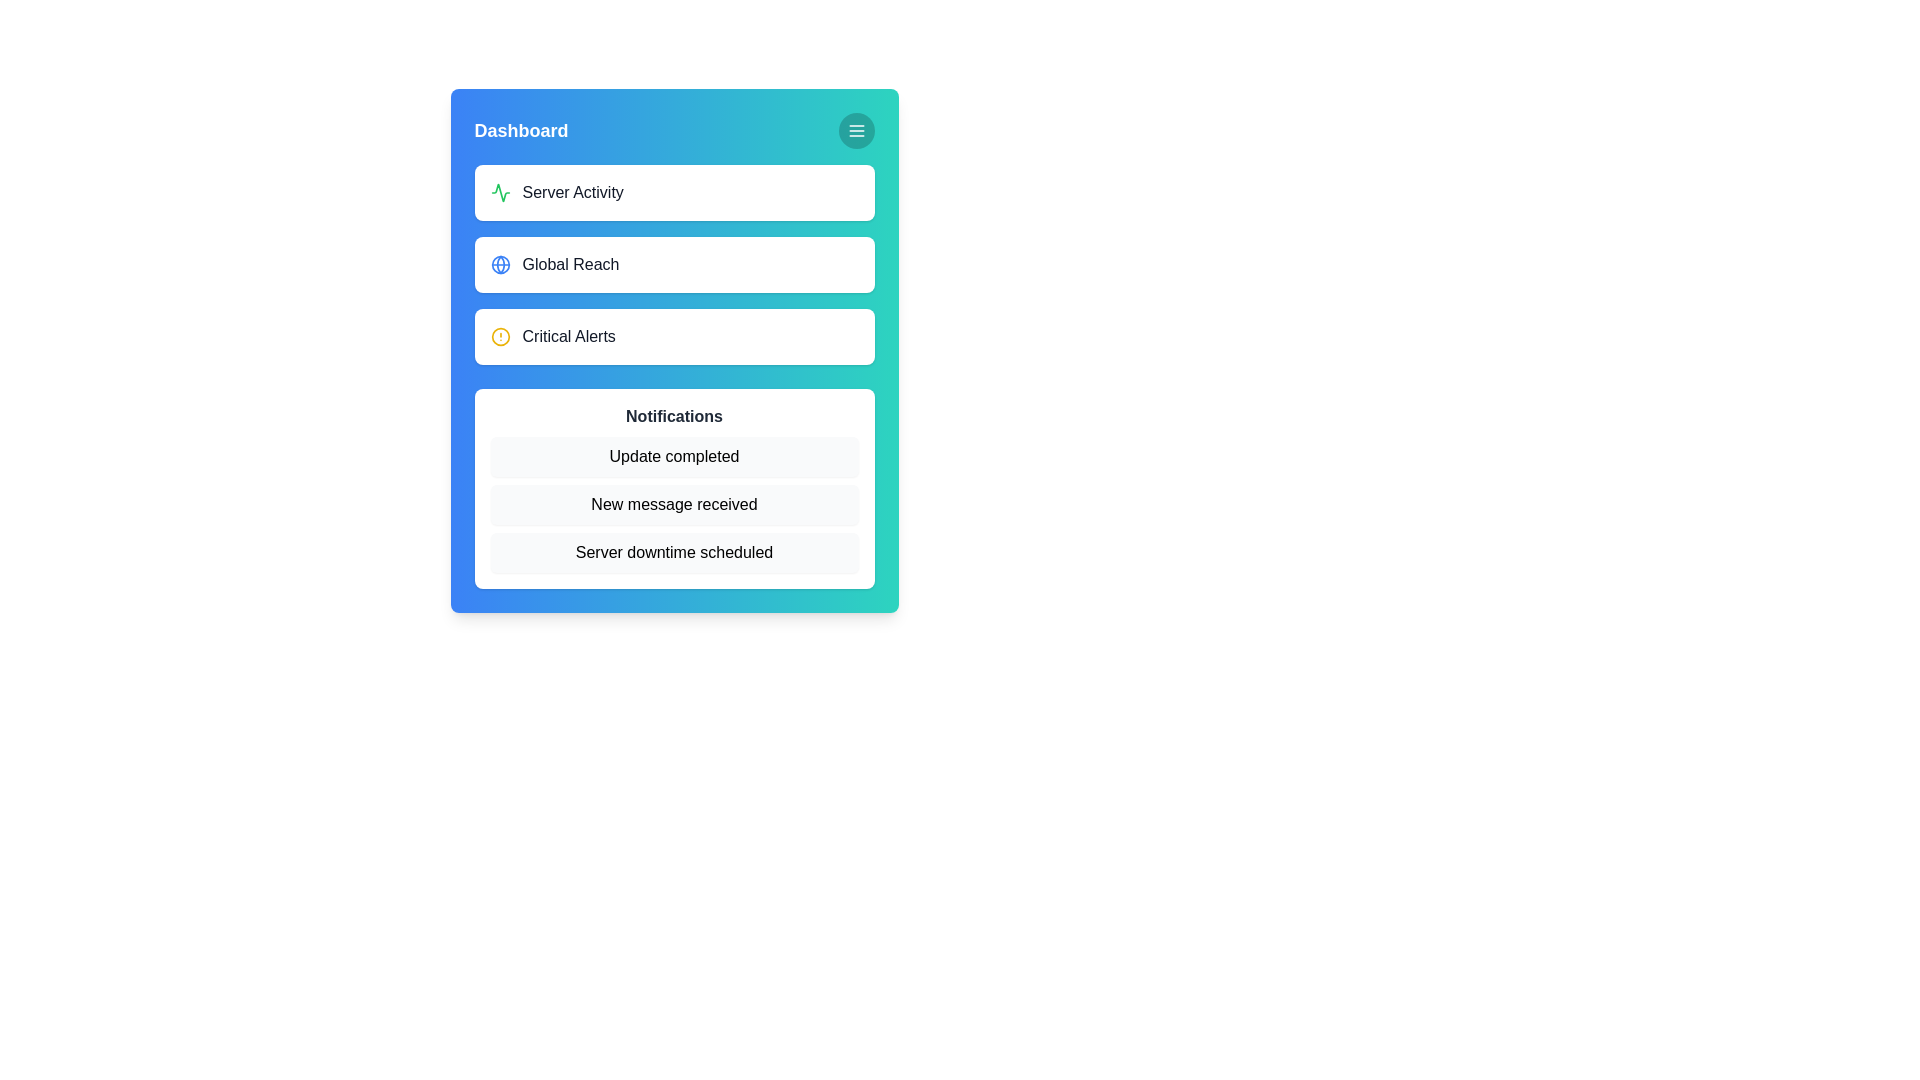 This screenshot has height=1080, width=1920. I want to click on the circular graphical element at the center of the globe icon, which is located to the left of the 'Global Reach' text in the dashboard, so click(500, 264).